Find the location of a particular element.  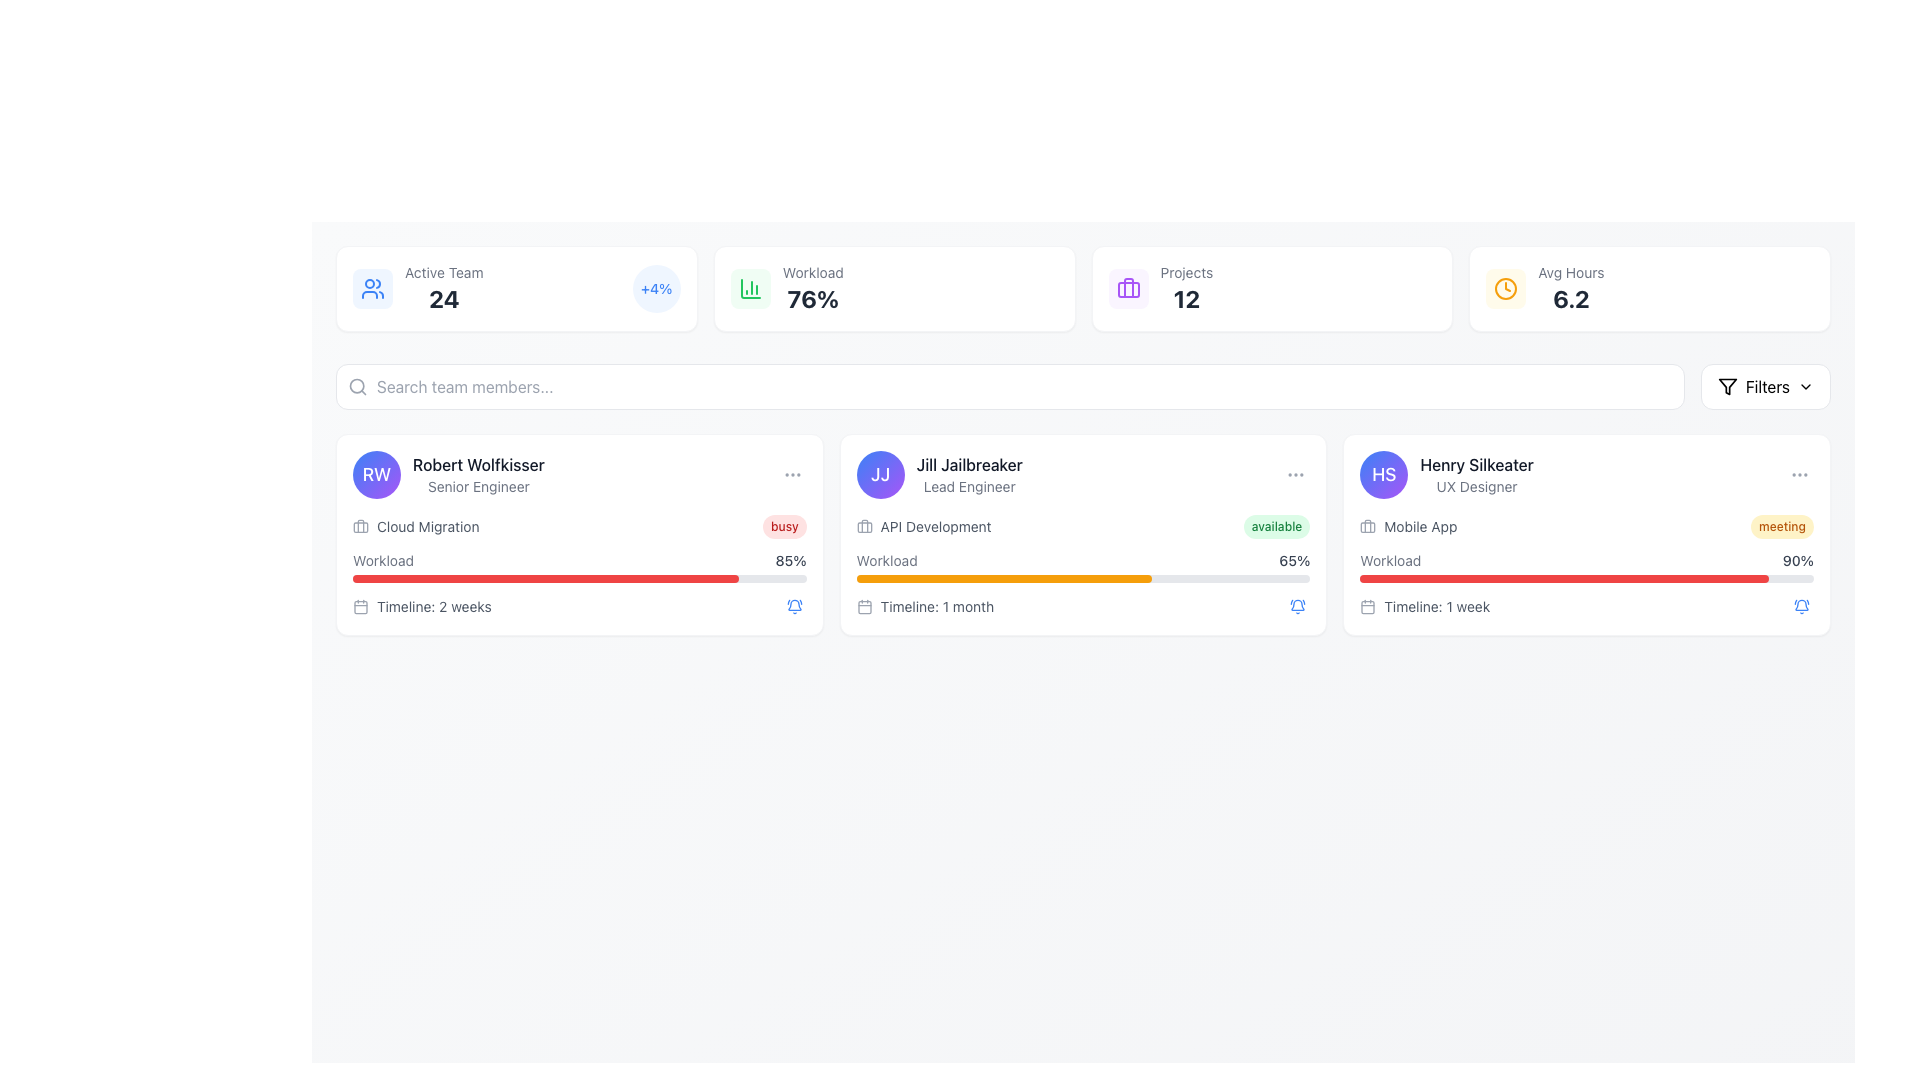

the static text element labeled 'Filters' located in the button group at the top-right corner of the interface, next to the SVG filter icon and chevron-down icon is located at coordinates (1767, 386).